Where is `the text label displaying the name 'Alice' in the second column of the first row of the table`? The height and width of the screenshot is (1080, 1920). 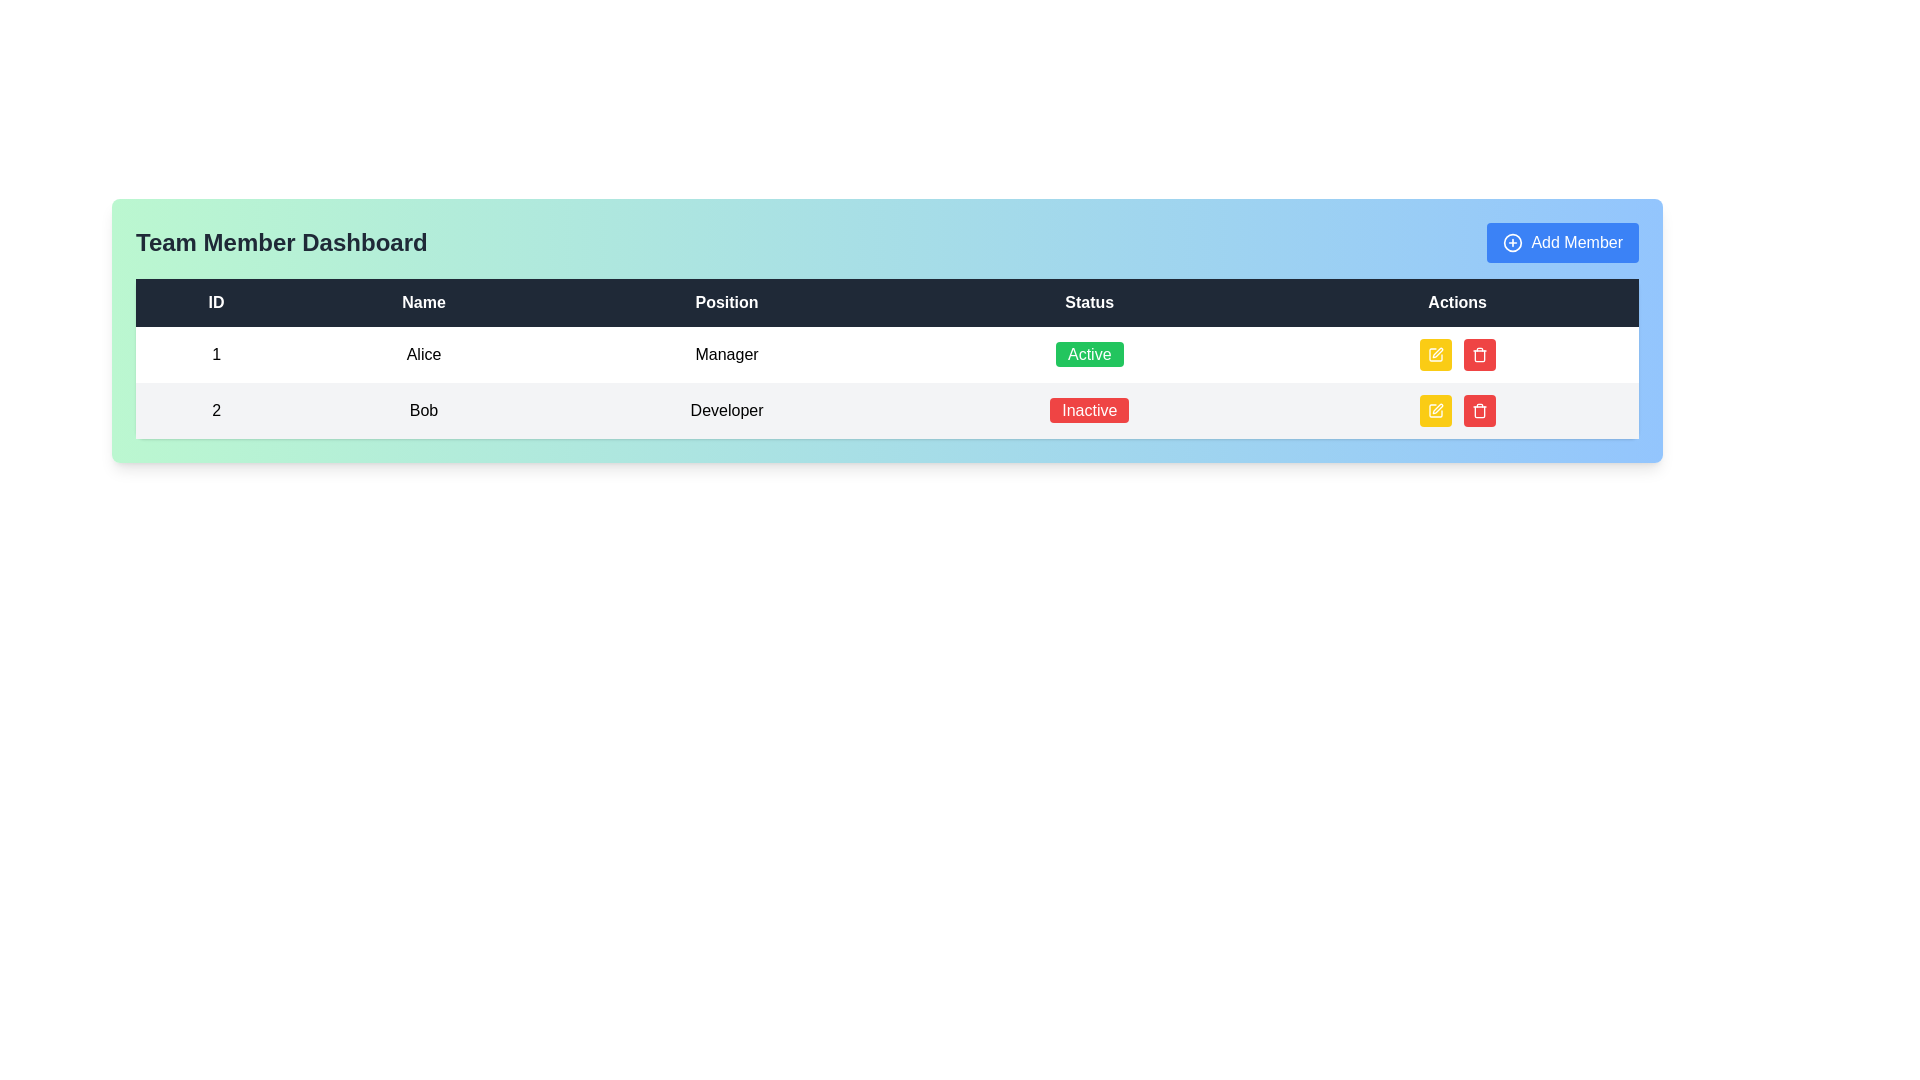 the text label displaying the name 'Alice' in the second column of the first row of the table is located at coordinates (422, 353).